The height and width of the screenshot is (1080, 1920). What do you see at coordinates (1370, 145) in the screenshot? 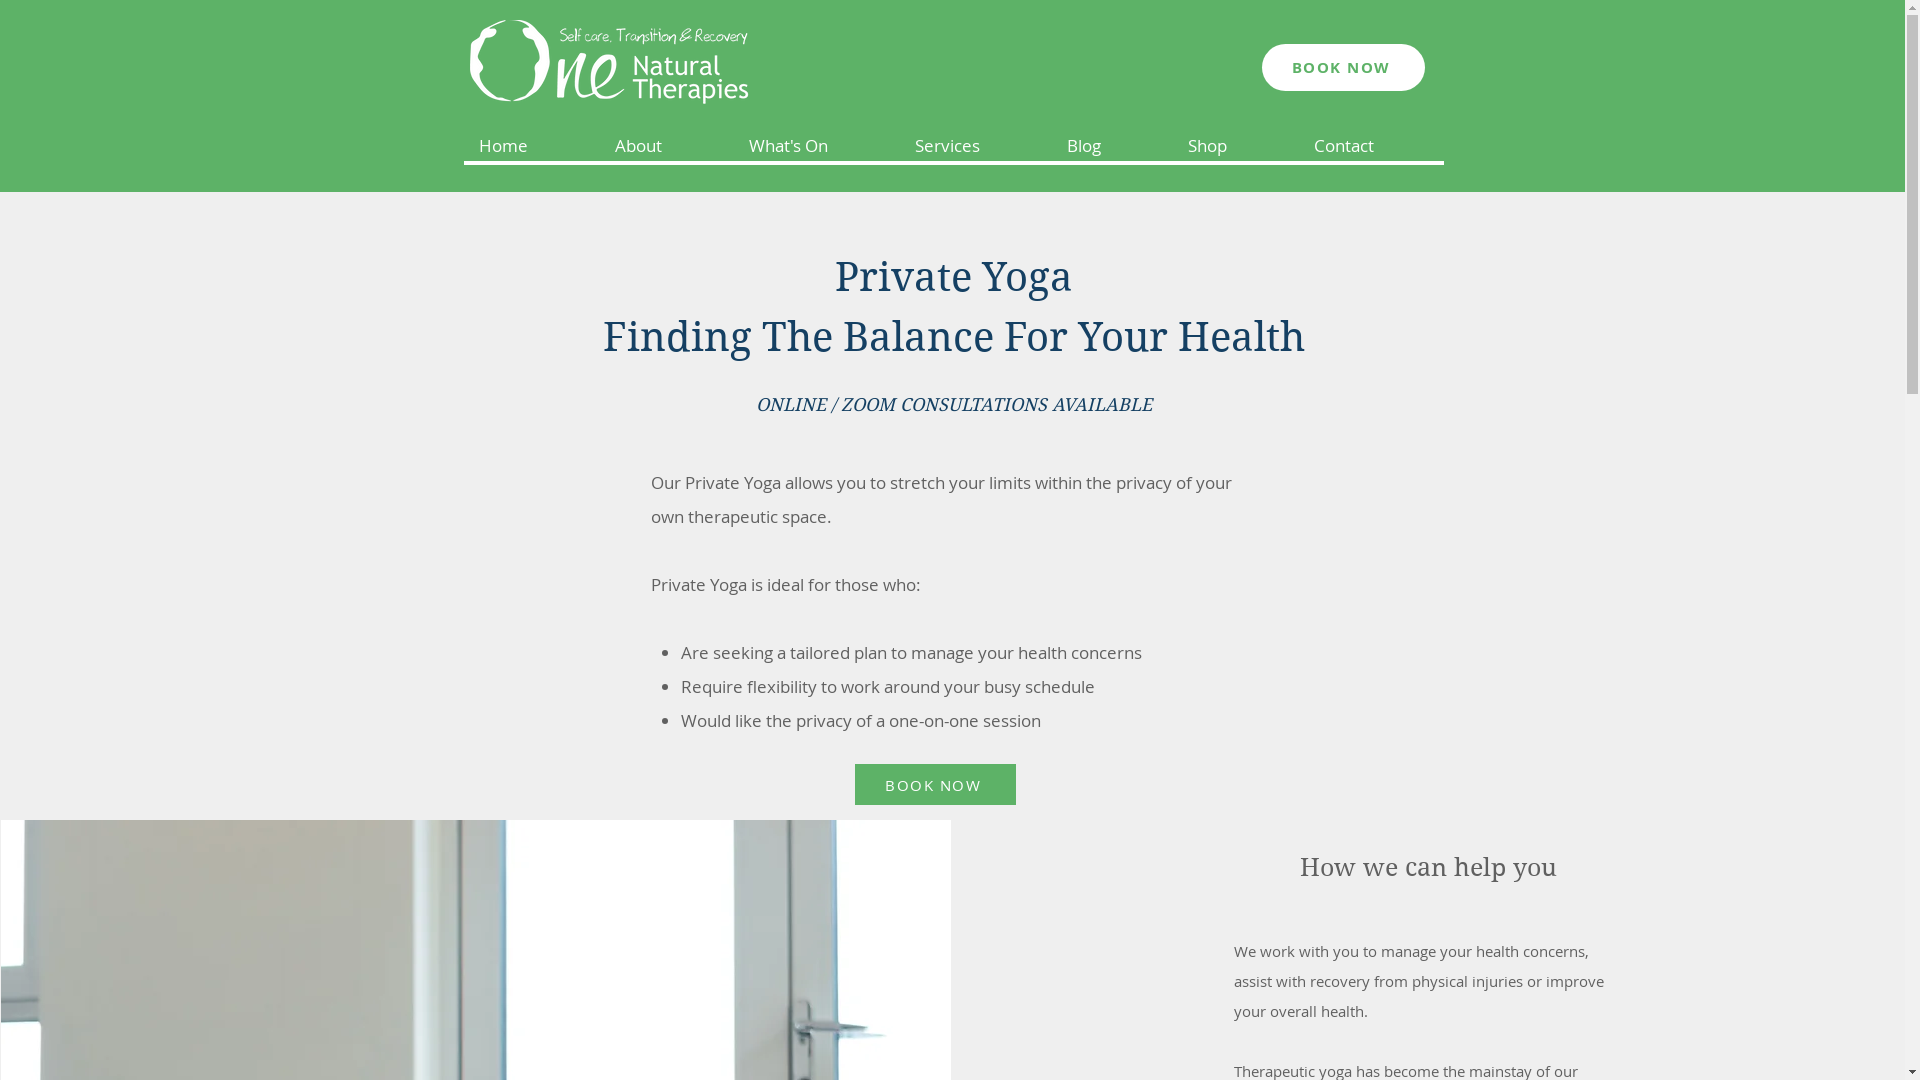
I see `'Contact'` at bounding box center [1370, 145].